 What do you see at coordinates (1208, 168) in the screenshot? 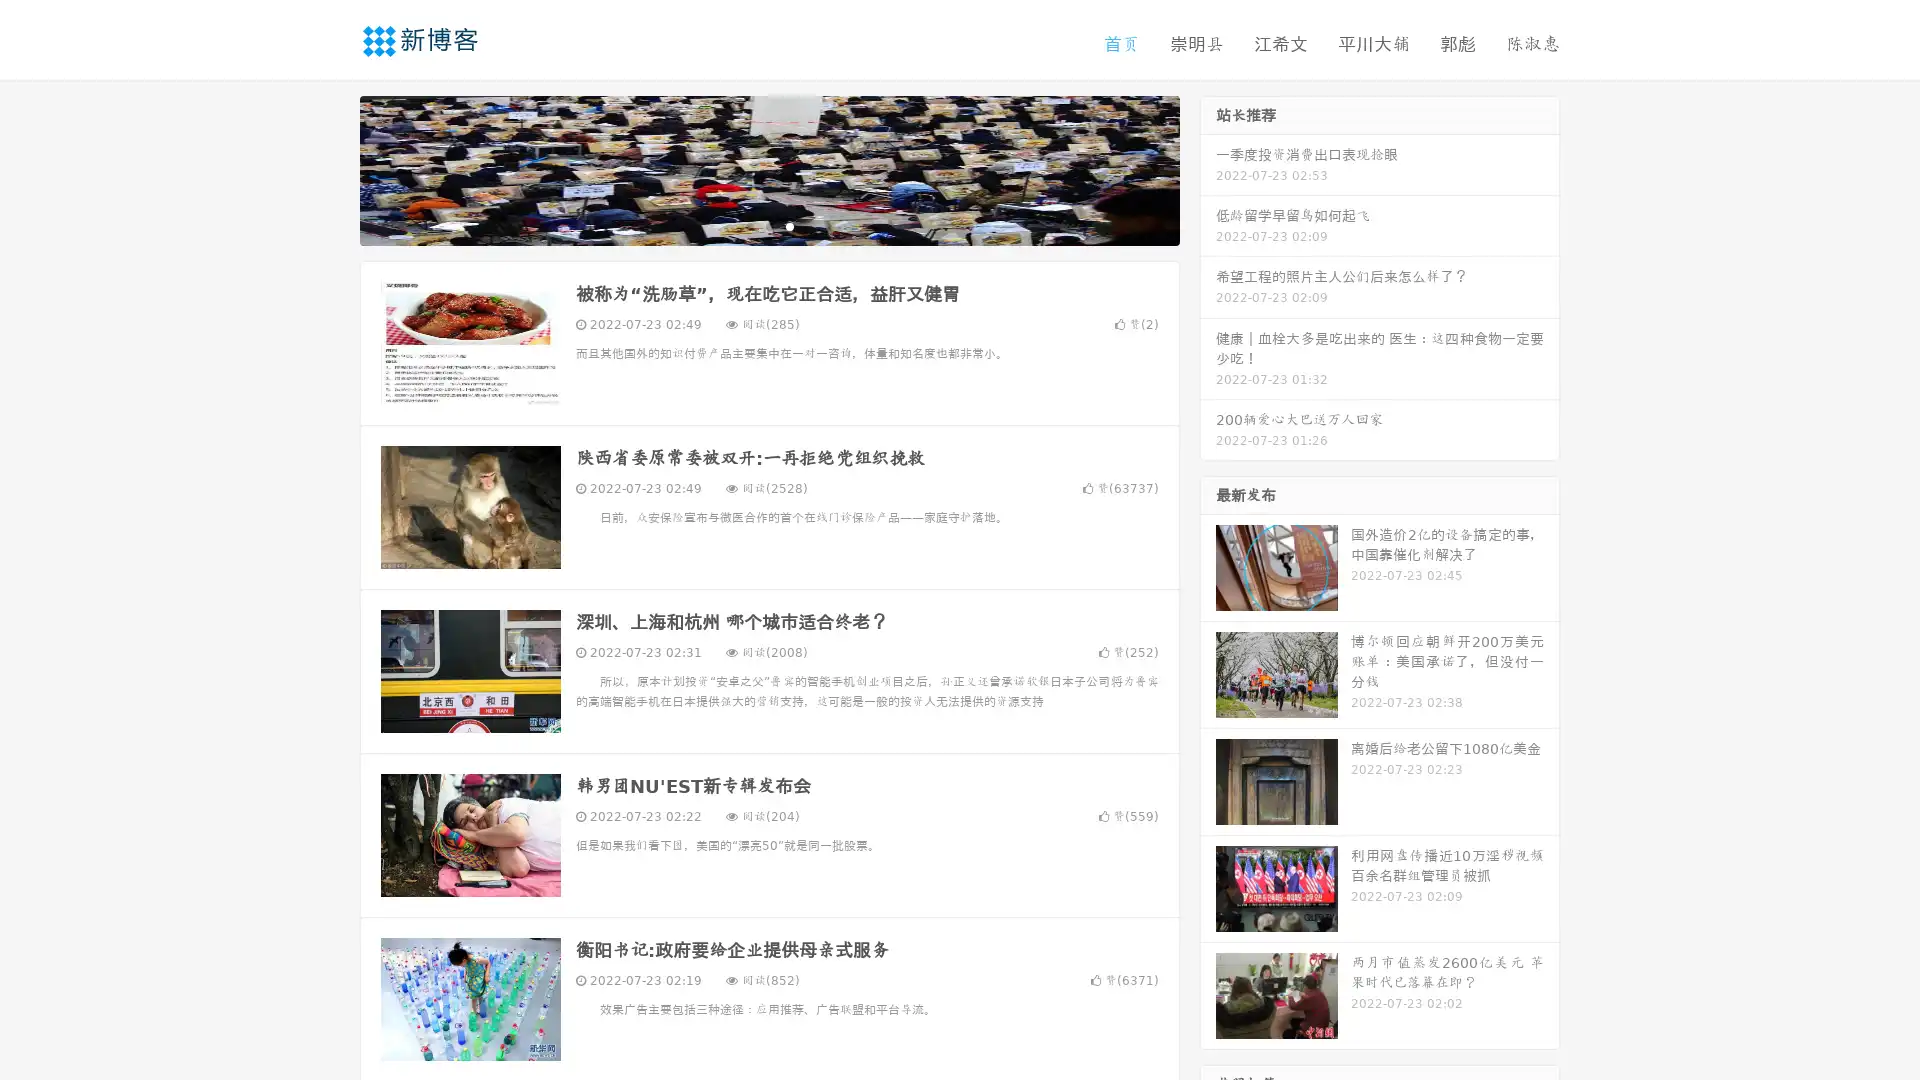
I see `Next slide` at bounding box center [1208, 168].